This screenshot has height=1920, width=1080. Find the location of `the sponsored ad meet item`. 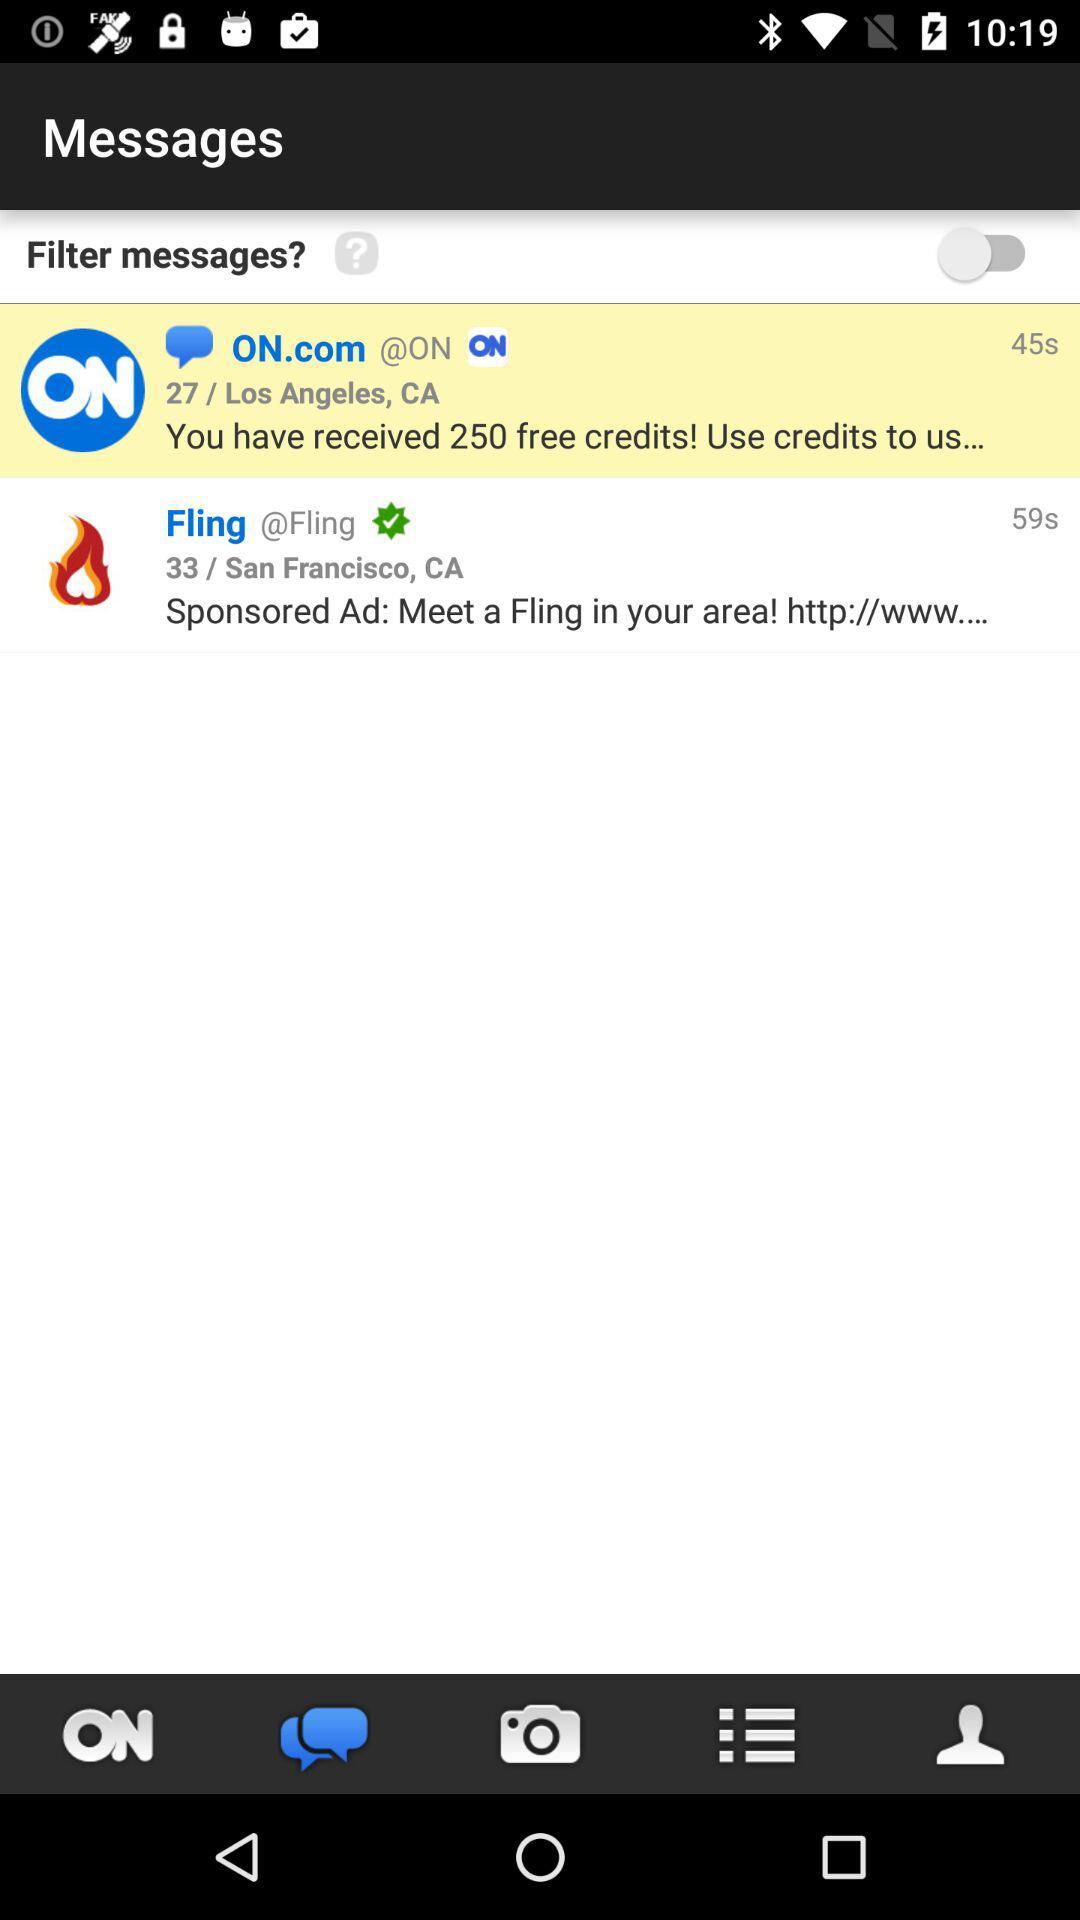

the sponsored ad meet item is located at coordinates (577, 608).